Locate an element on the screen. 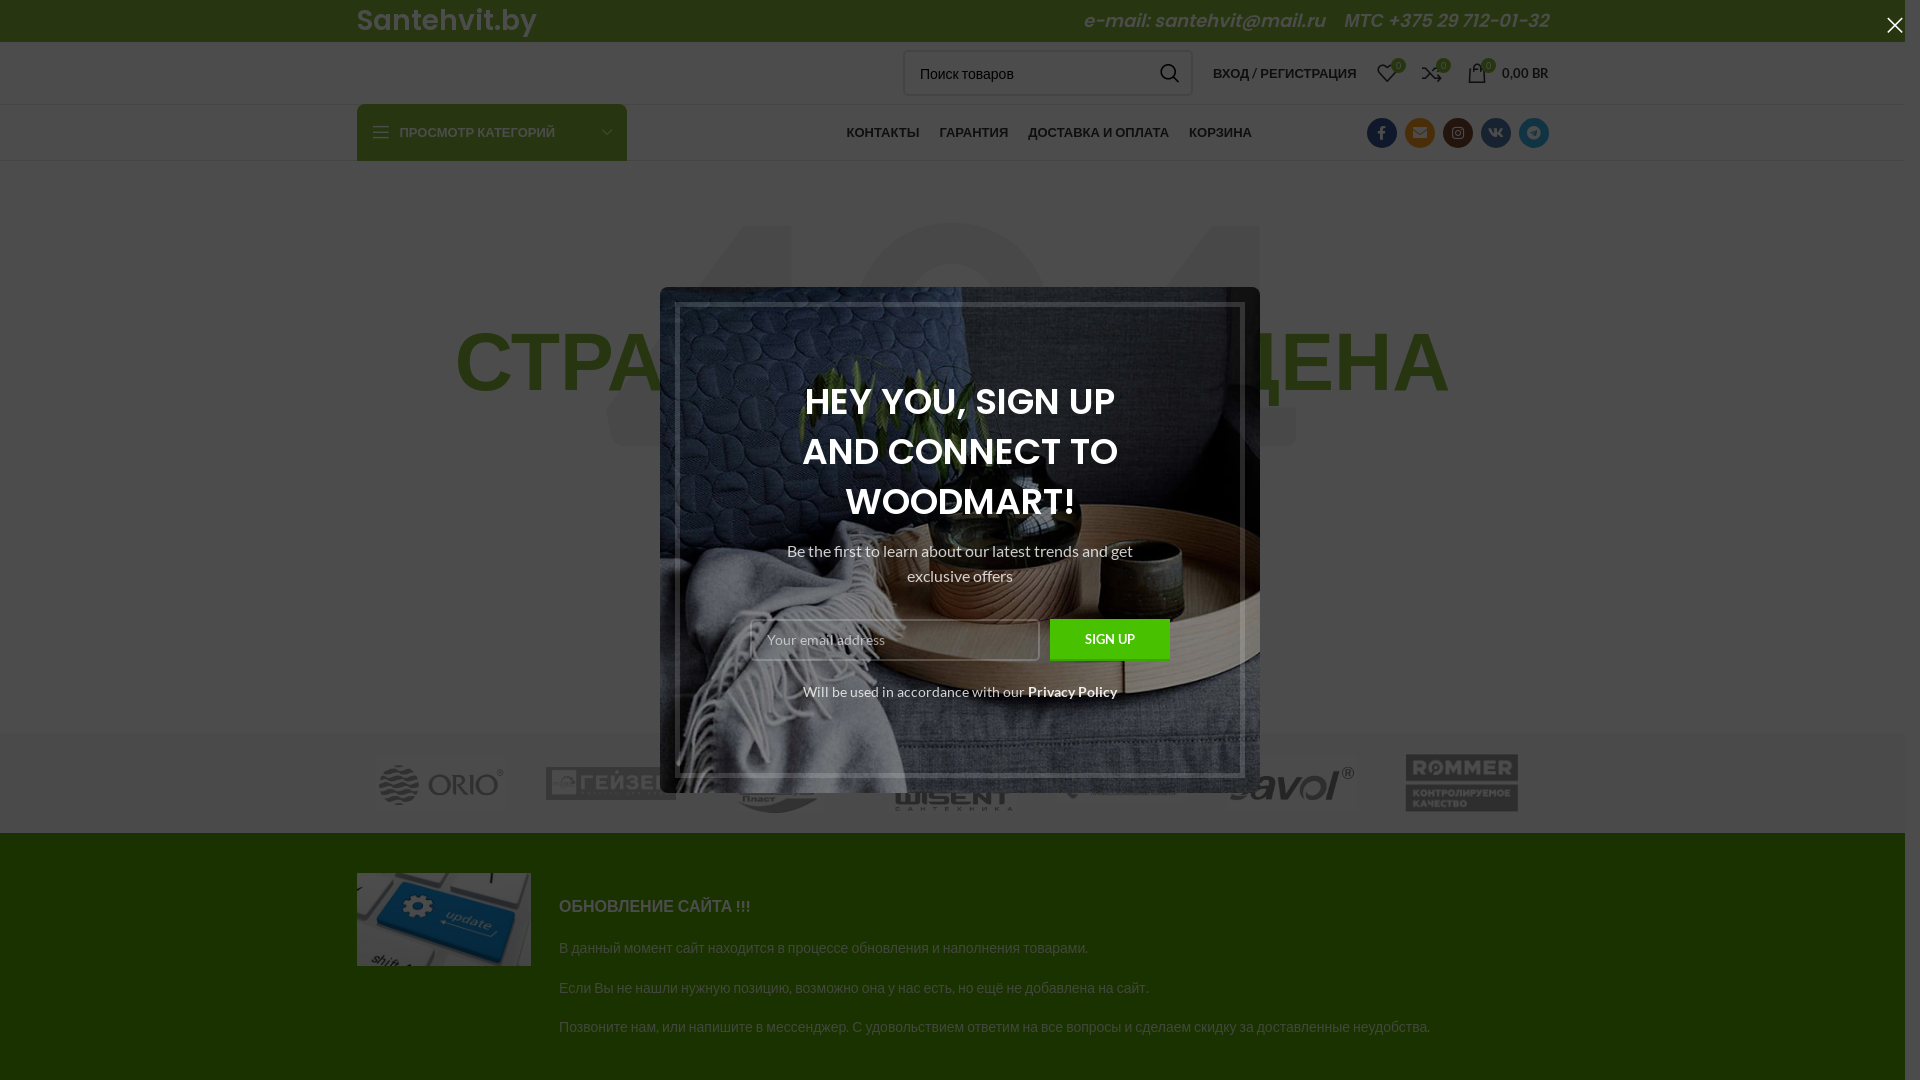  'Savol' is located at coordinates (1291, 782).